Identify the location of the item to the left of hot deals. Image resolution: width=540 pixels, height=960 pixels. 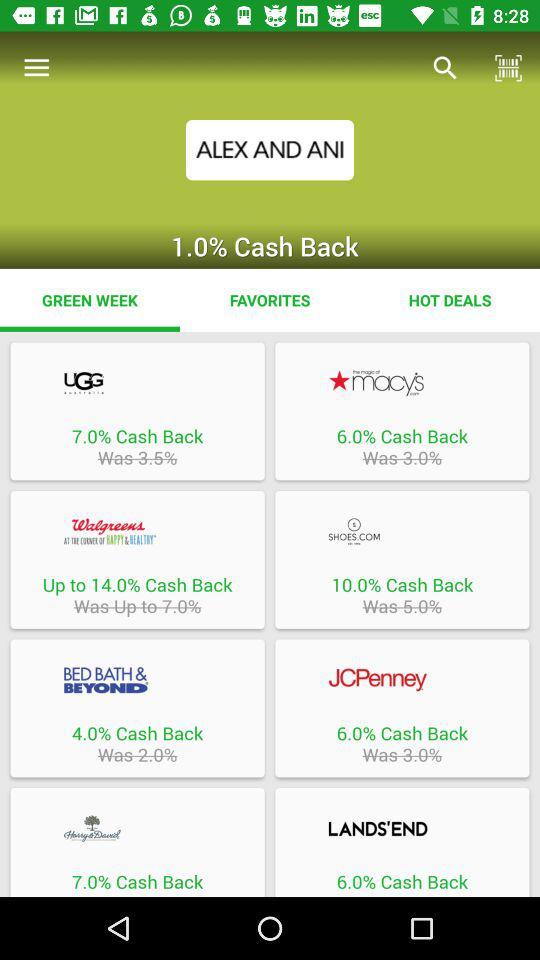
(270, 299).